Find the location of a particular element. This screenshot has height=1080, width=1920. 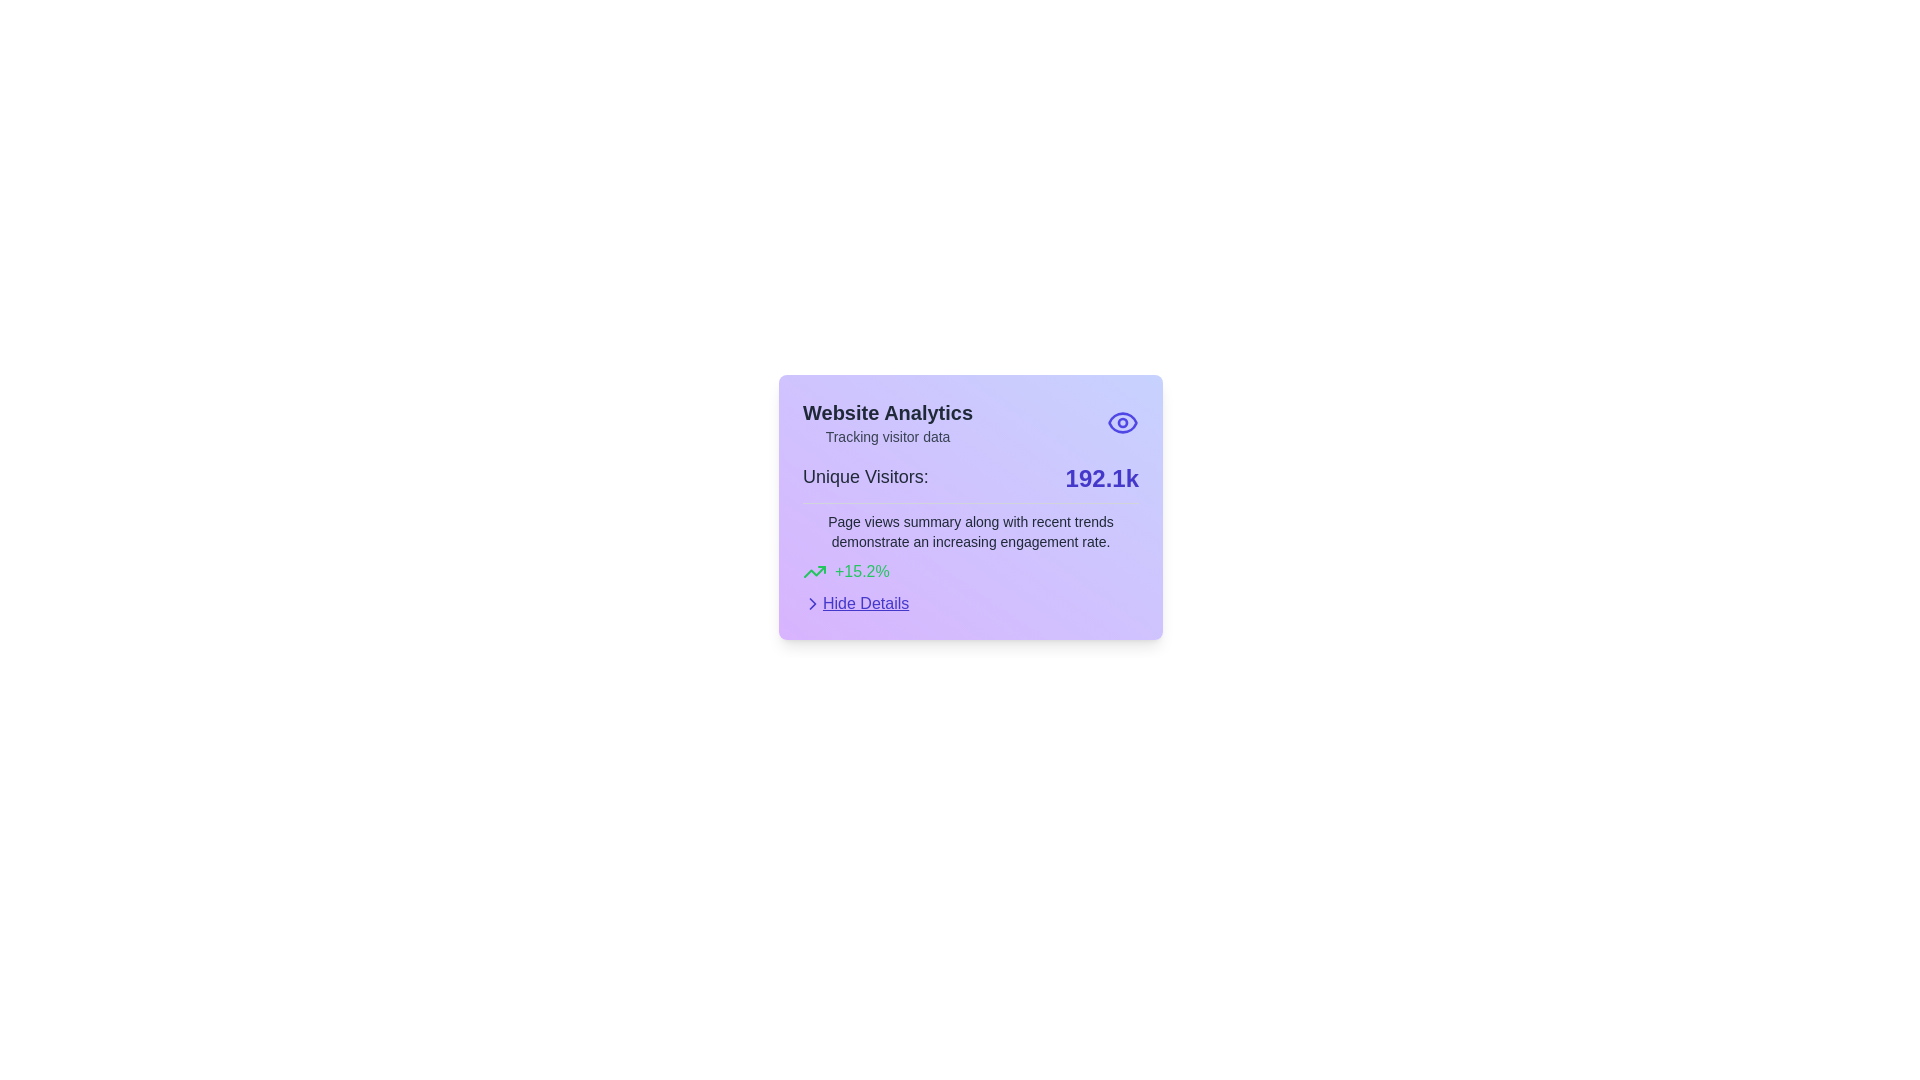

the chevron icon indicating navigational direction associated with the 'Hide Details' text link is located at coordinates (812, 603).